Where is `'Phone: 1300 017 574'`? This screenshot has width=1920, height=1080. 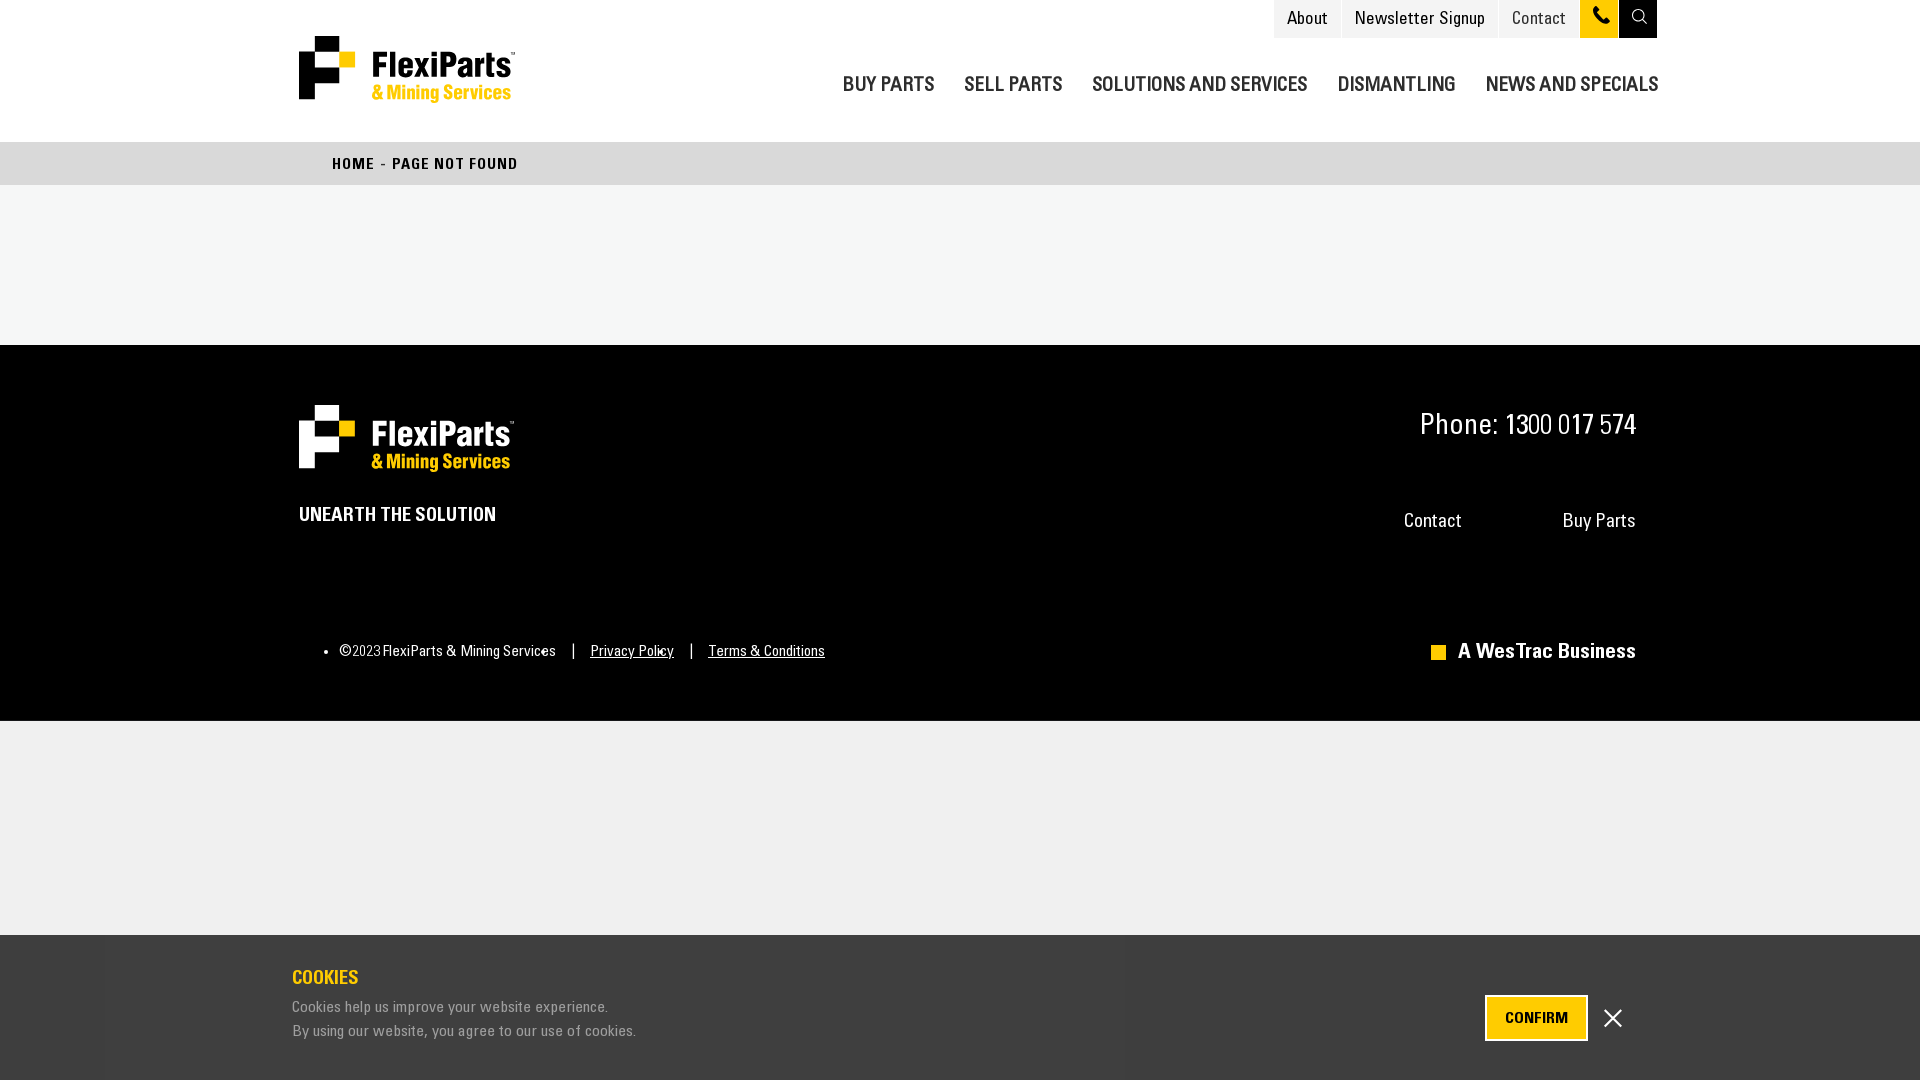
'Phone: 1300 017 574' is located at coordinates (1520, 424).